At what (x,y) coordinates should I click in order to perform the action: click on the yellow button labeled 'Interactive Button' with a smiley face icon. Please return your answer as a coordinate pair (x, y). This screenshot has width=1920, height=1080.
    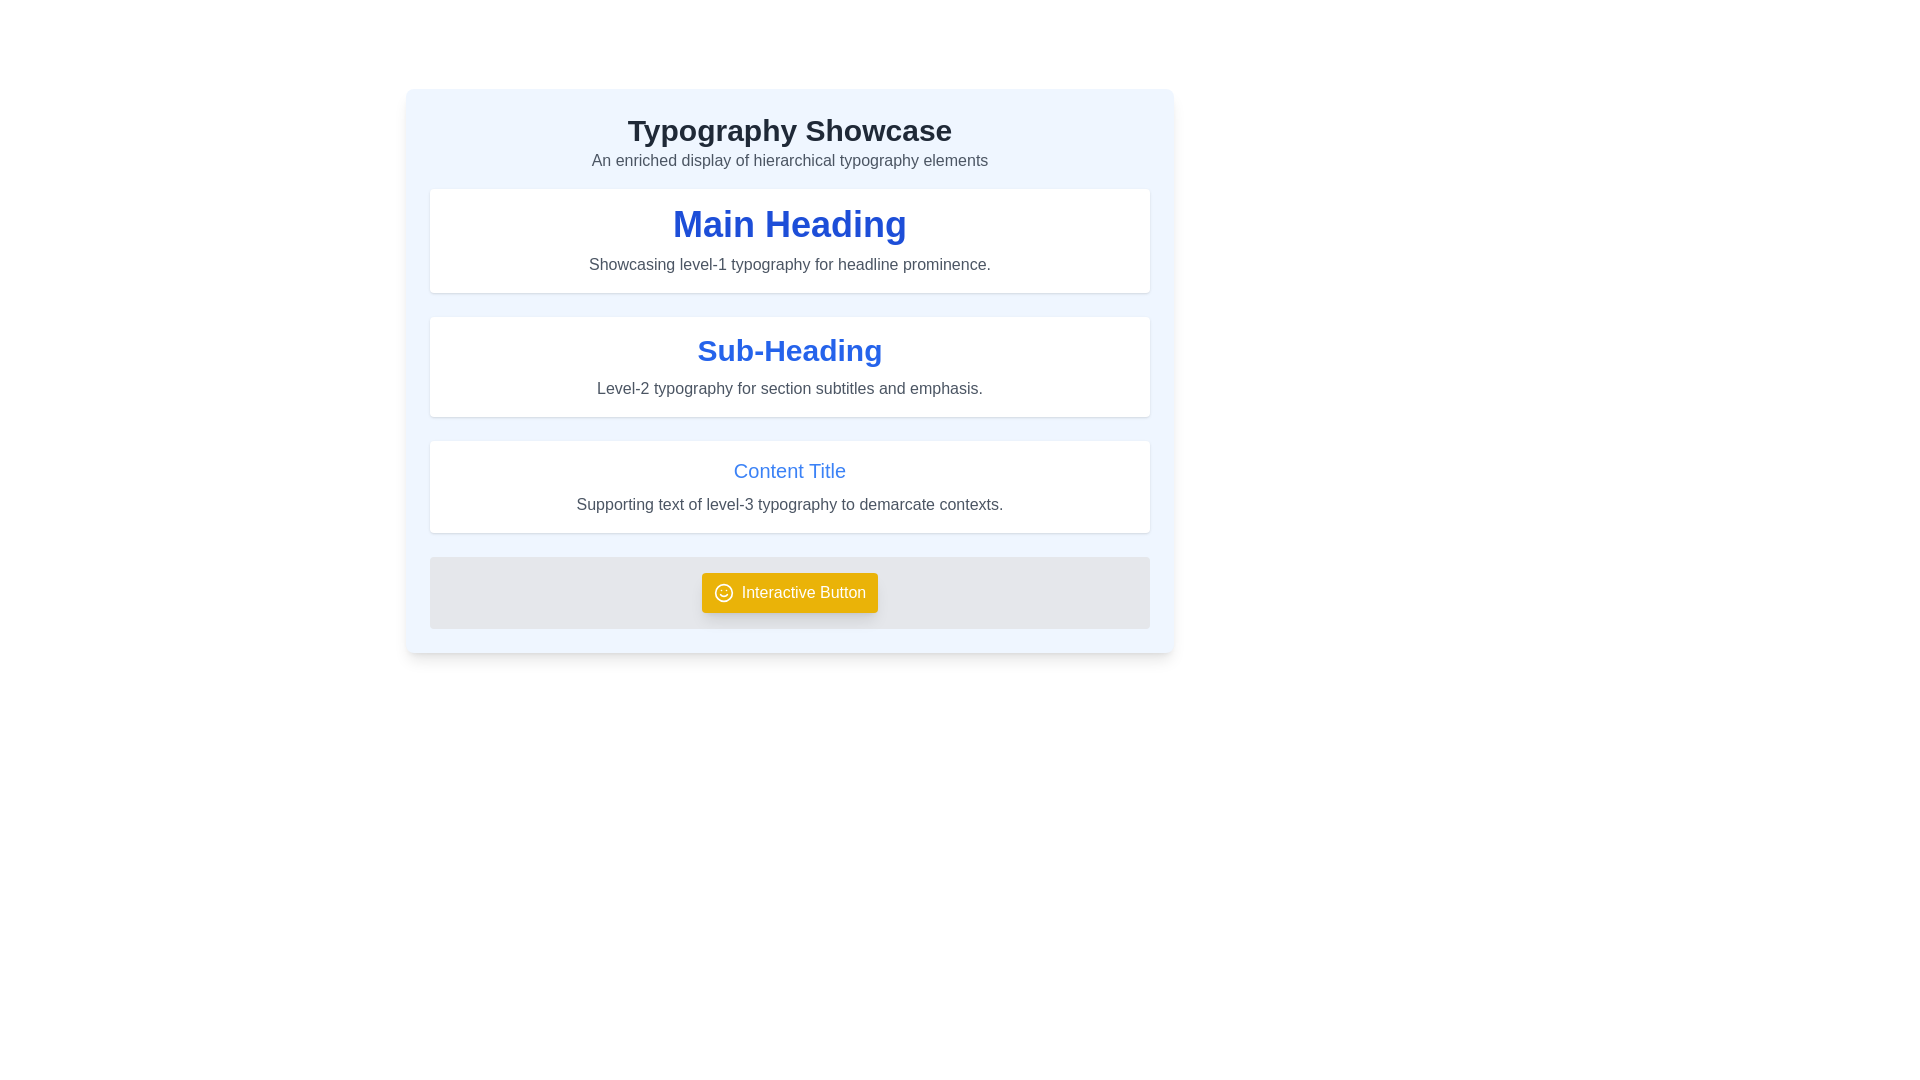
    Looking at the image, I should click on (789, 592).